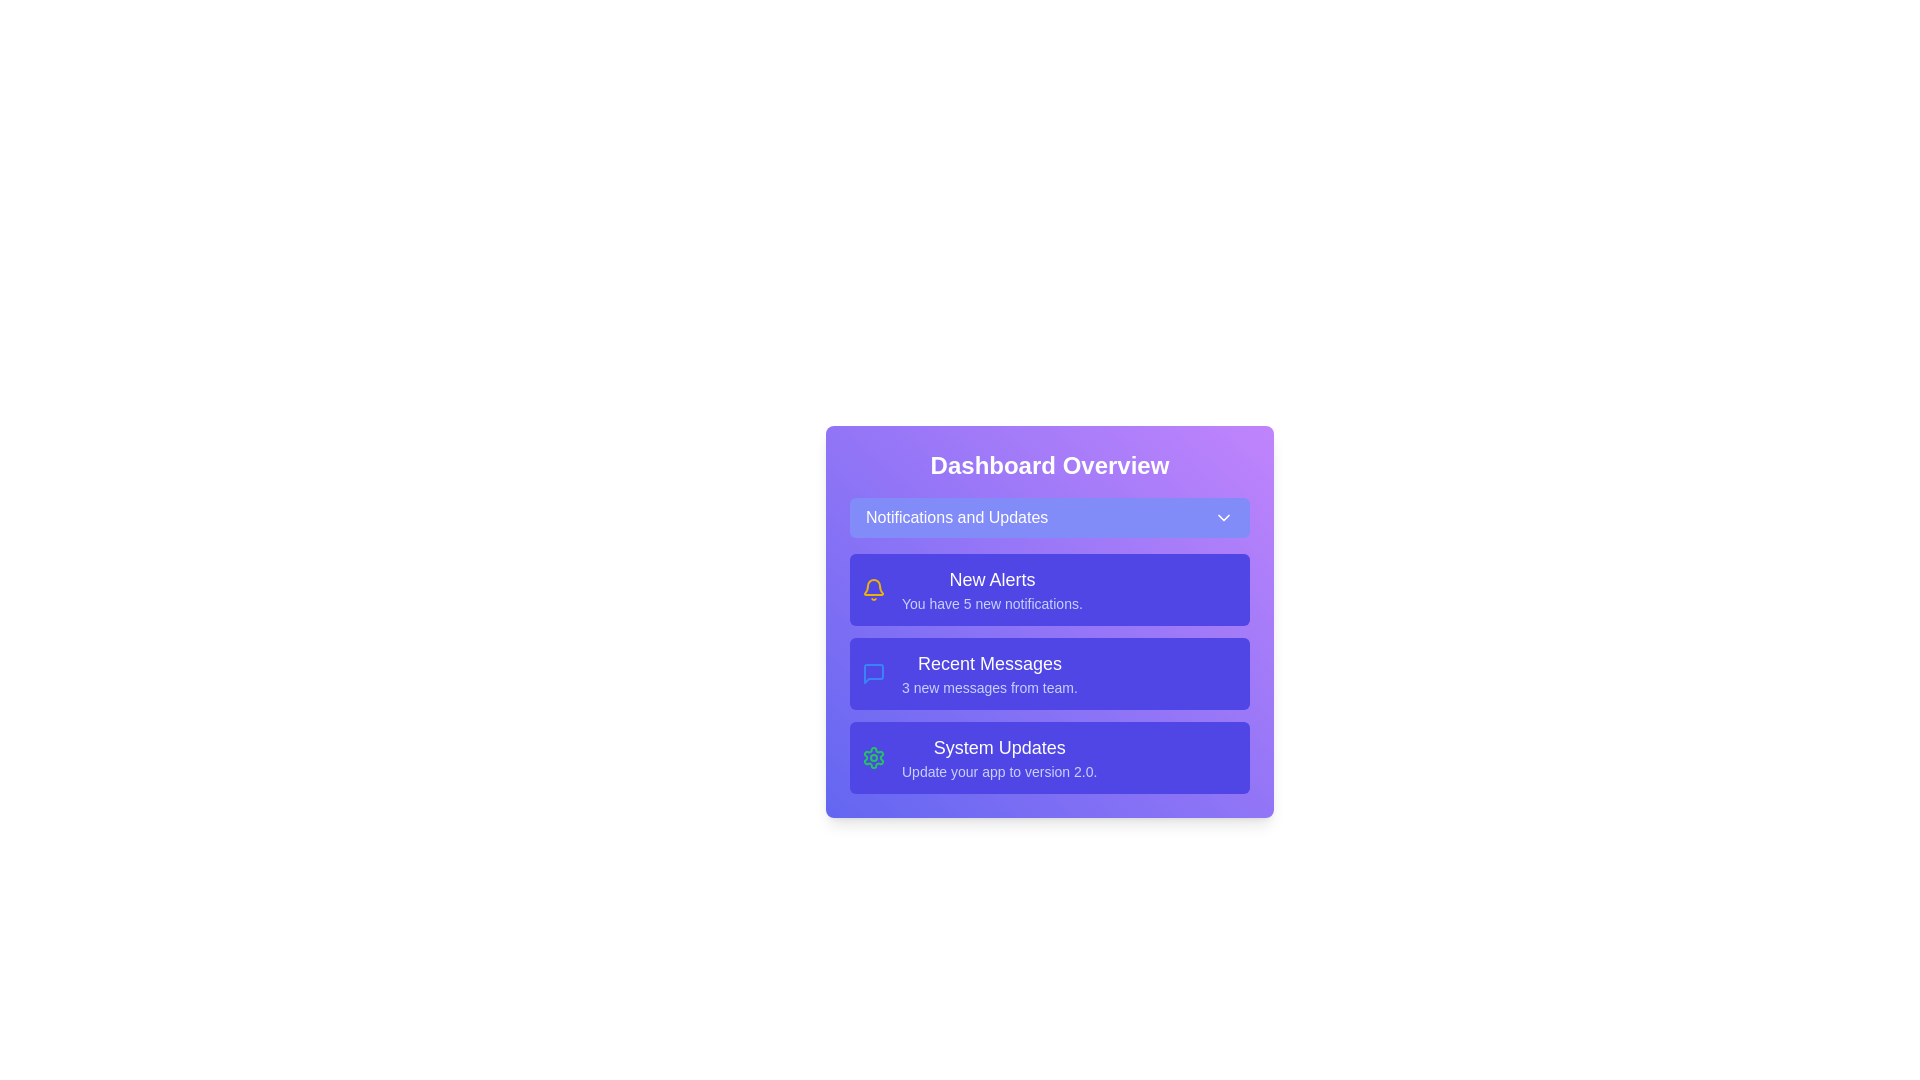 This screenshot has height=1080, width=1920. I want to click on 'Notifications and Updates' button to toggle the menu visibility, so click(1049, 516).